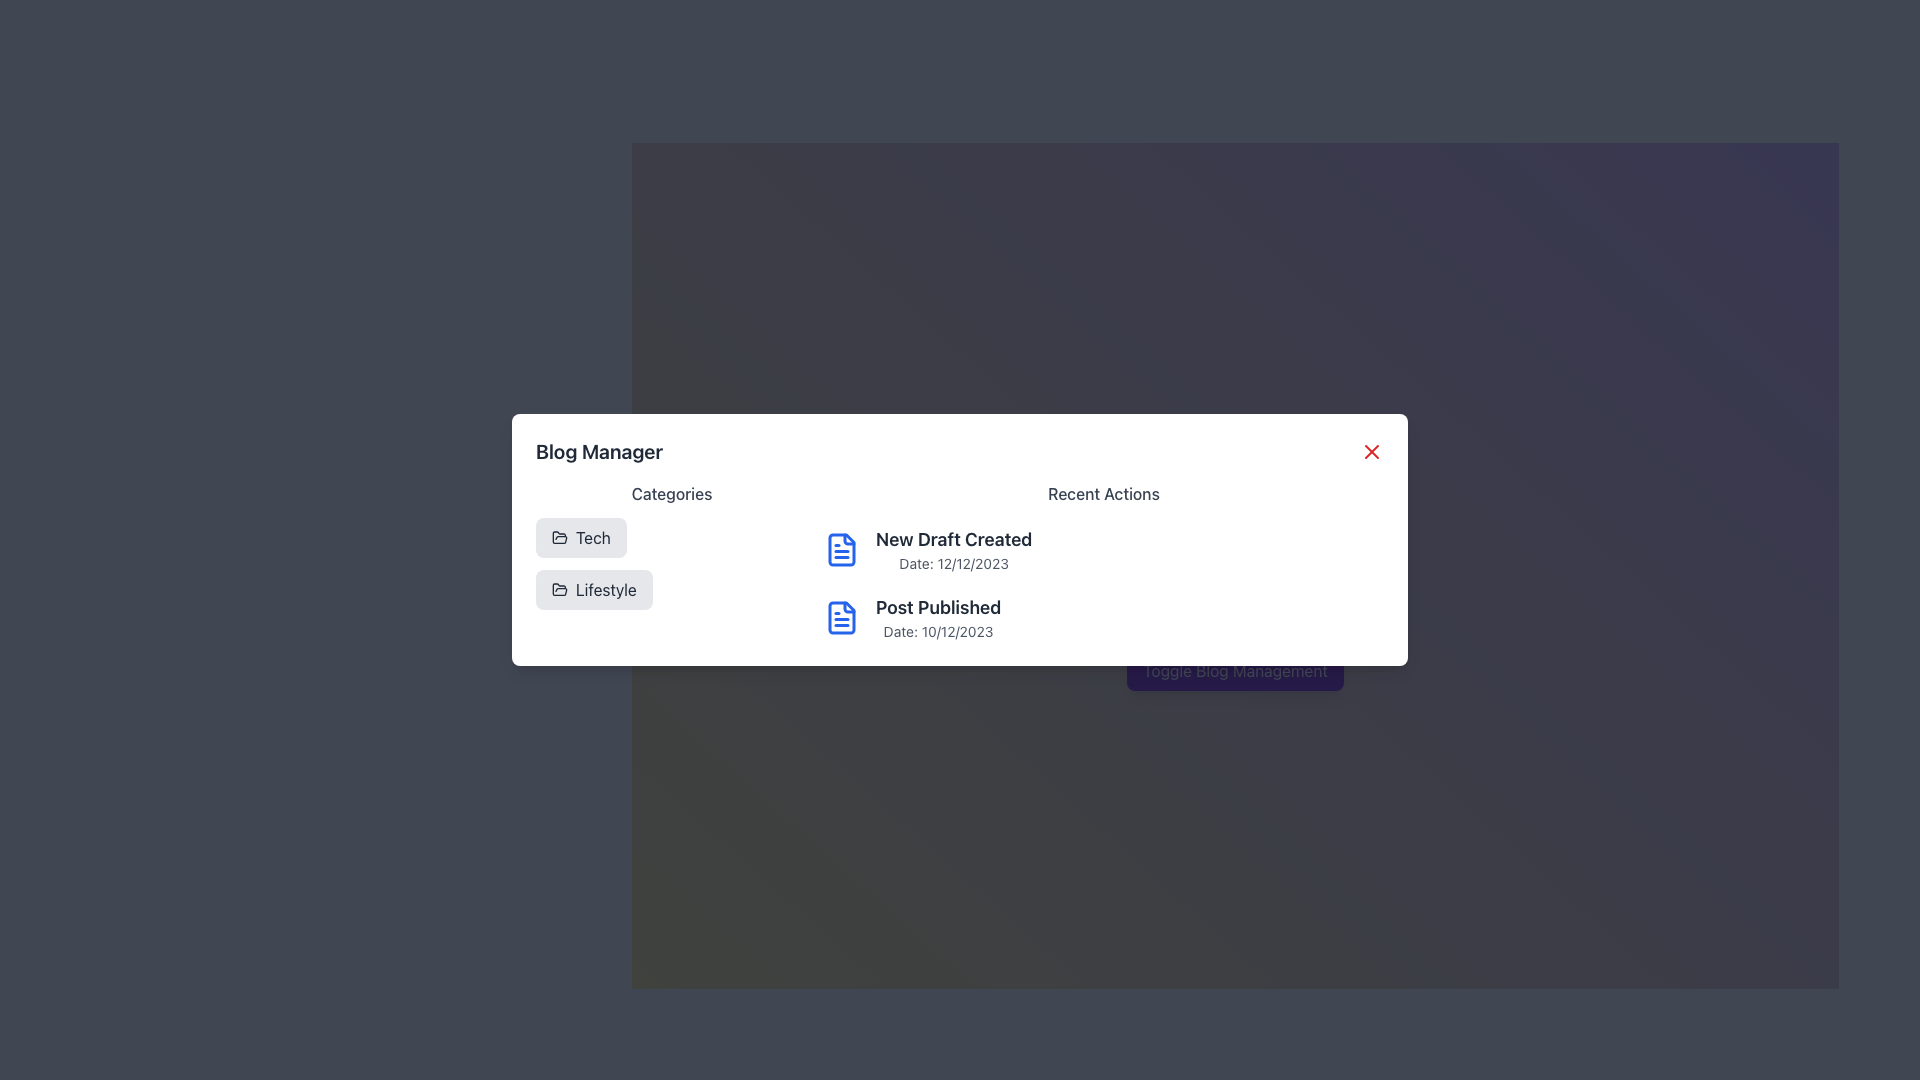 The width and height of the screenshot is (1920, 1080). What do you see at coordinates (560, 536) in the screenshot?
I see `the folder icon located to the left of the 'Tech' label within the 'Categories' section of the modal` at bounding box center [560, 536].